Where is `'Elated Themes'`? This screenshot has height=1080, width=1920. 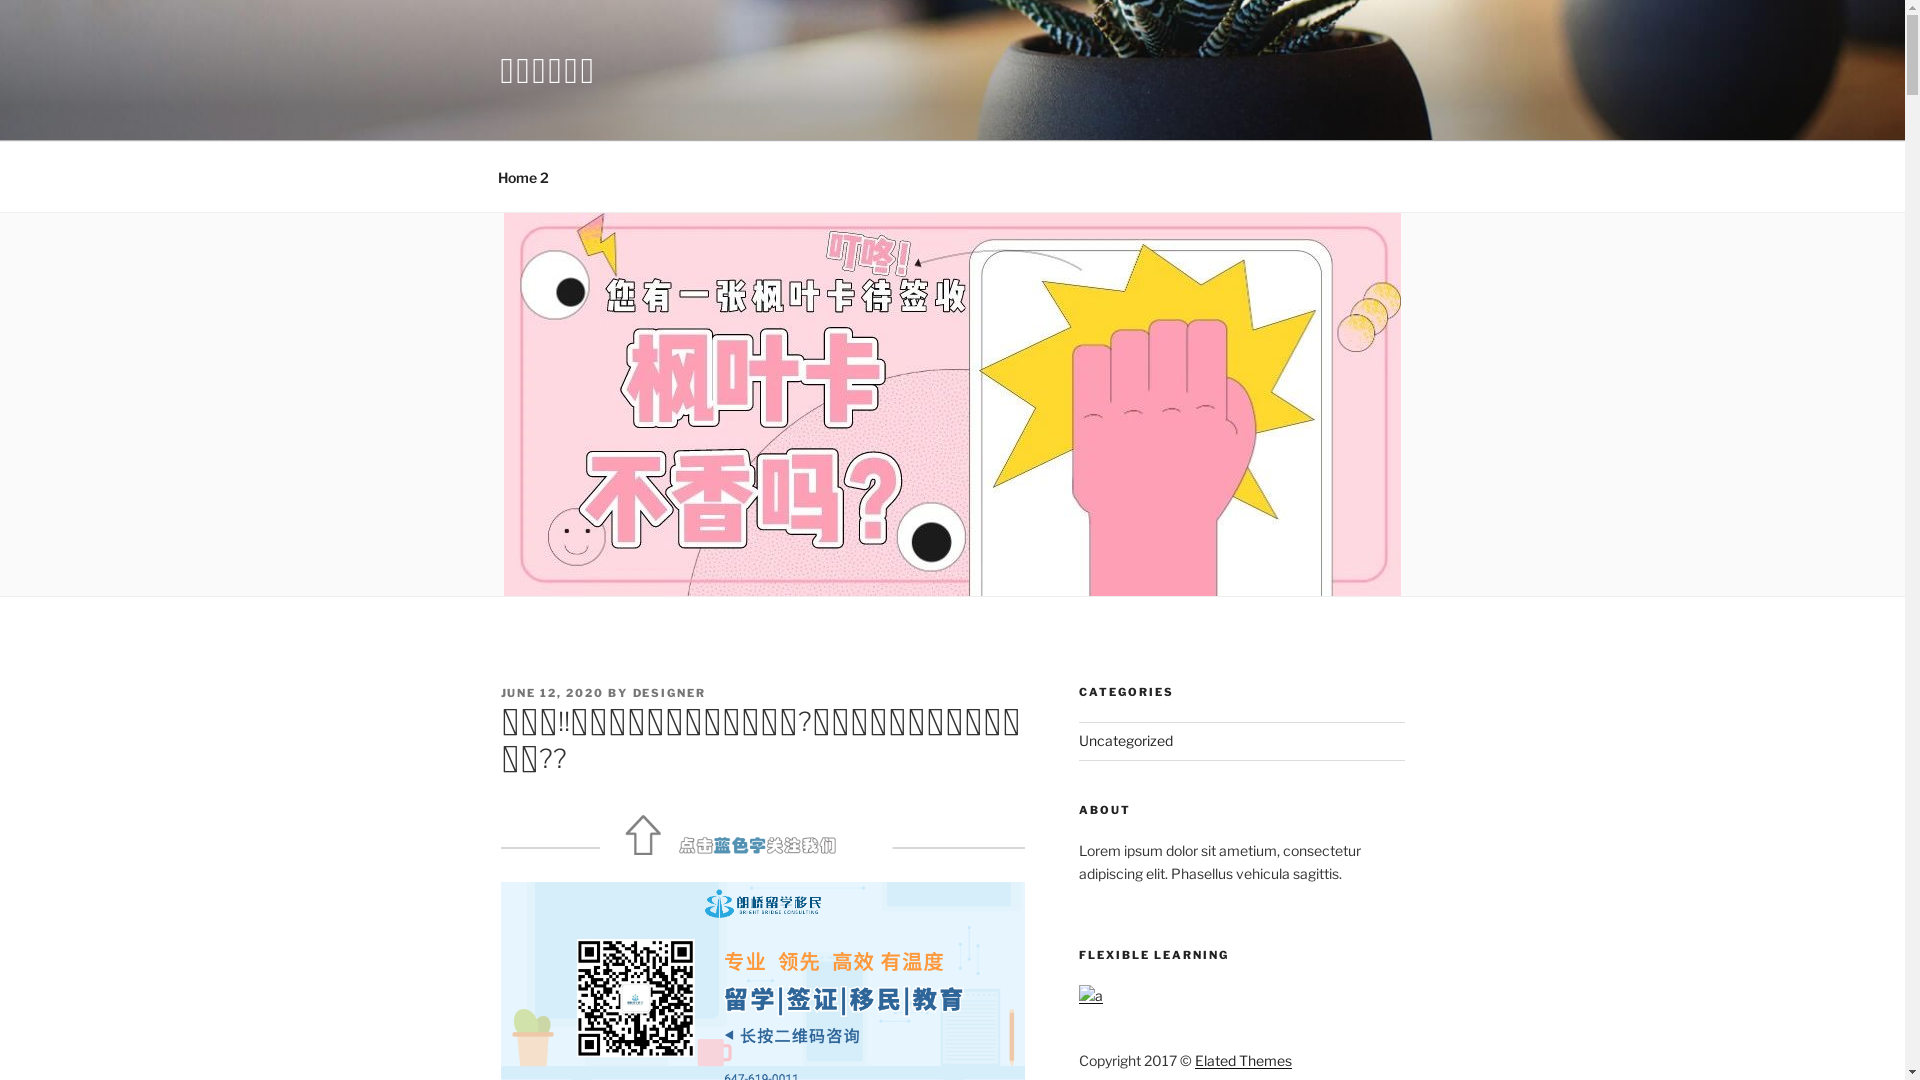 'Elated Themes' is located at coordinates (1242, 1059).